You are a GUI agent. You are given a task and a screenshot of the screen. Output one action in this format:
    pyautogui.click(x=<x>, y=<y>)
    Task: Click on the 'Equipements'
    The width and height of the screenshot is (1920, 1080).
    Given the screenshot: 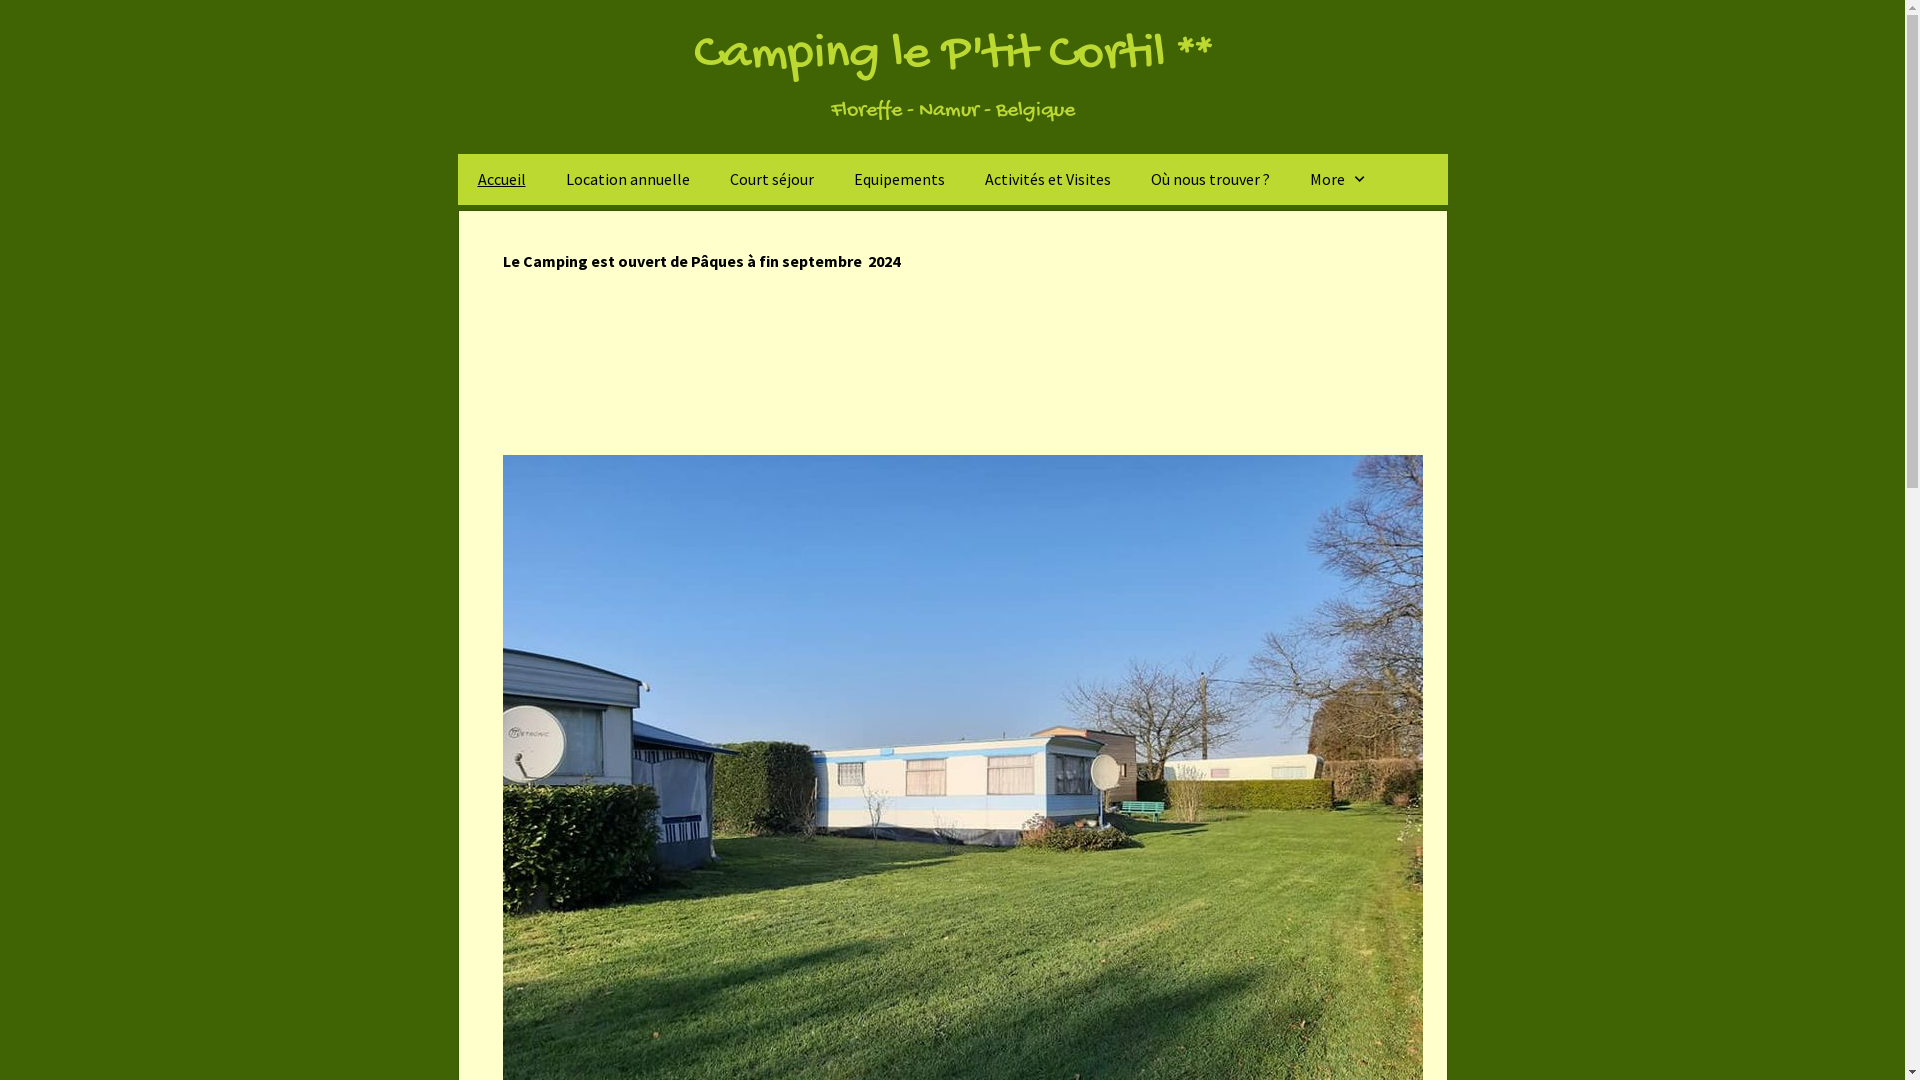 What is the action you would take?
    pyautogui.click(x=898, y=178)
    